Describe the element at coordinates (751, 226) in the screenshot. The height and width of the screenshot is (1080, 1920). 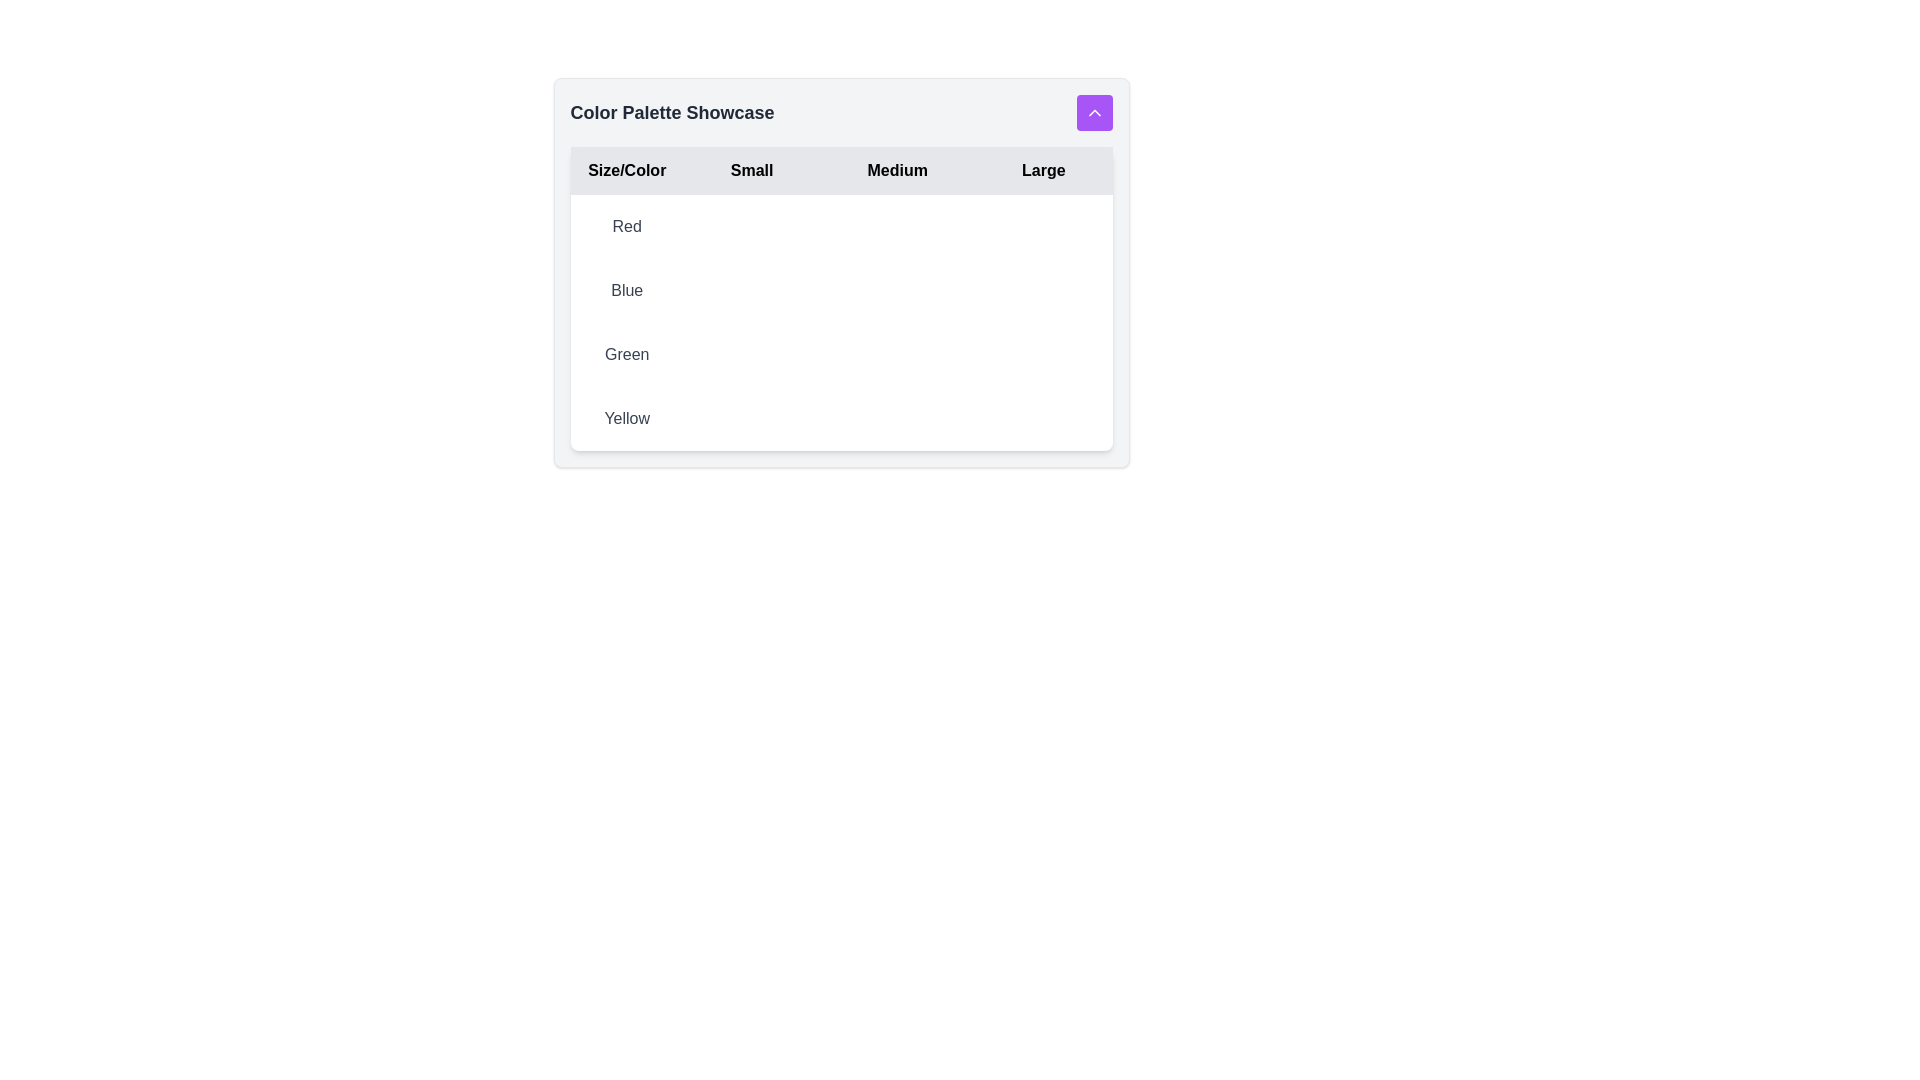
I see `the non-interactive visual label indicating 'Small' size in the 'Red' row of the grid layout` at that location.